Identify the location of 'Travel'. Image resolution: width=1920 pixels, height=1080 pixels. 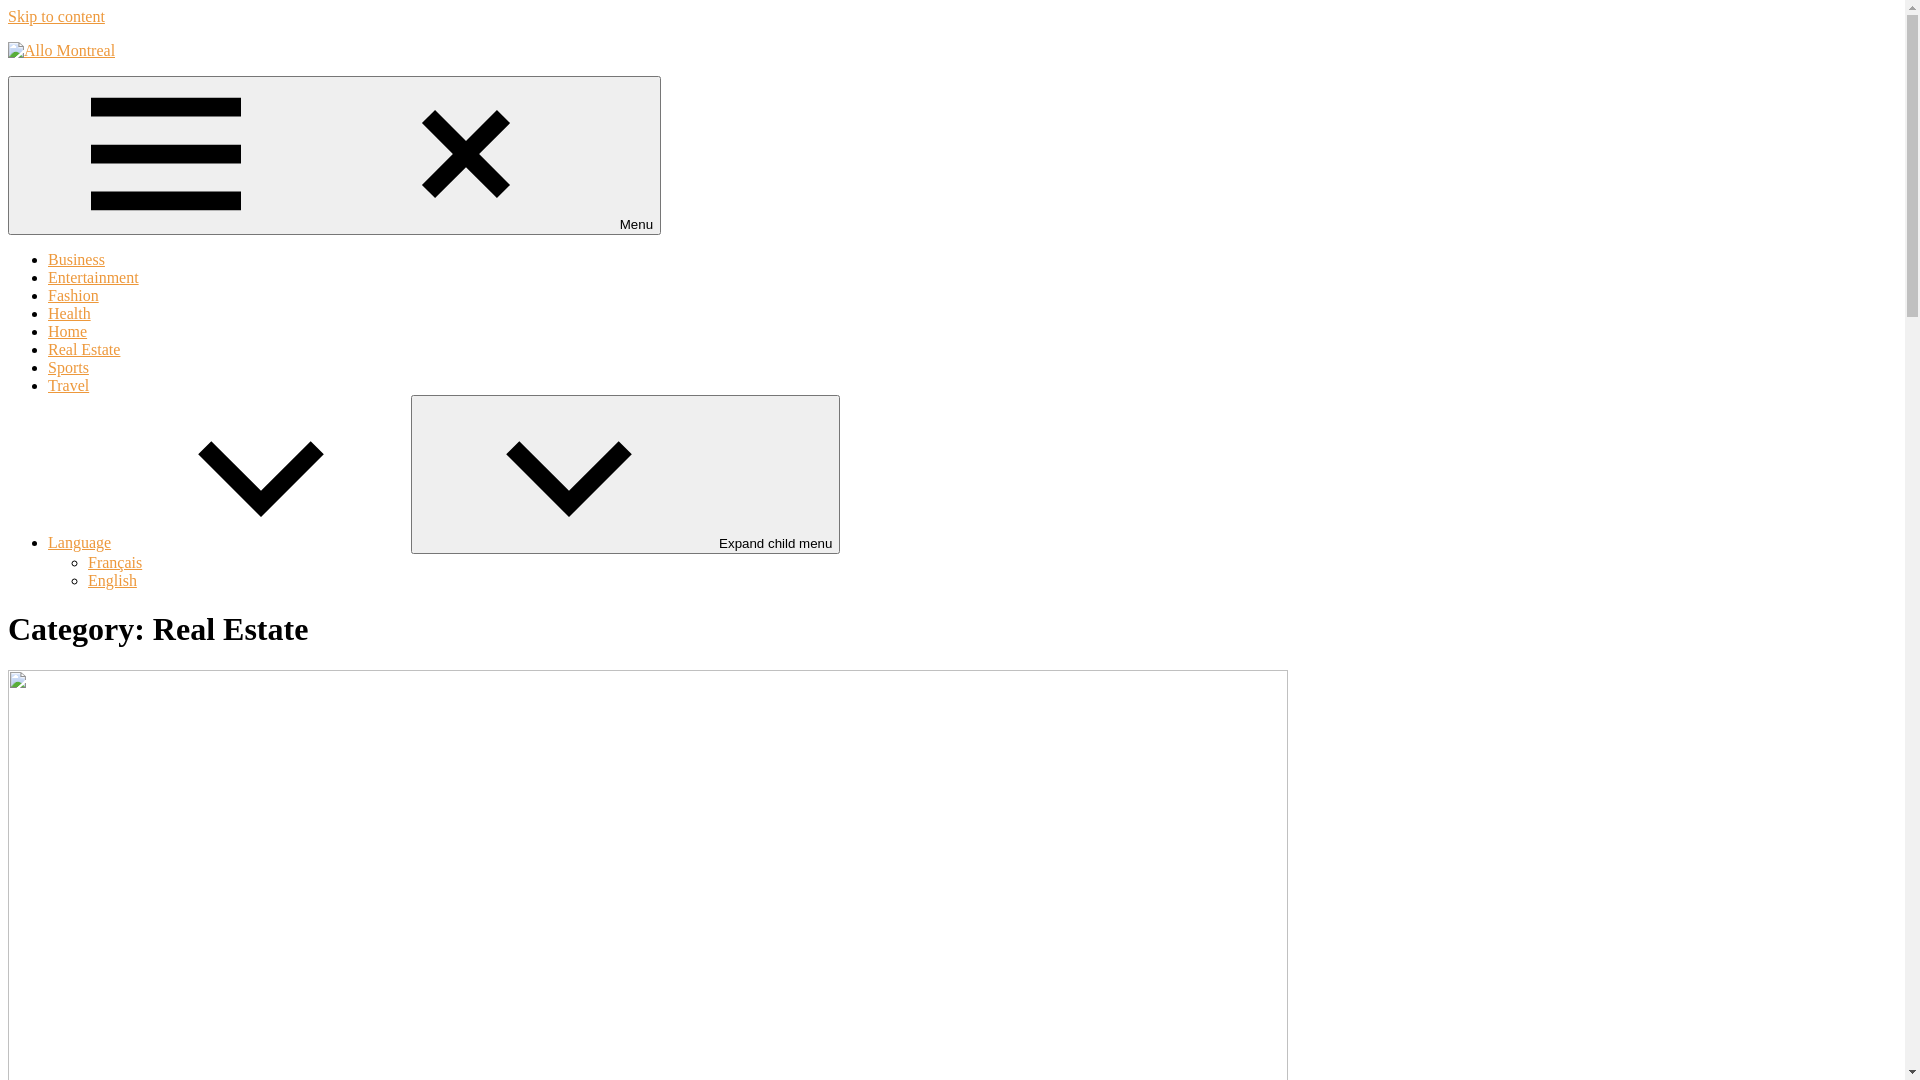
(48, 385).